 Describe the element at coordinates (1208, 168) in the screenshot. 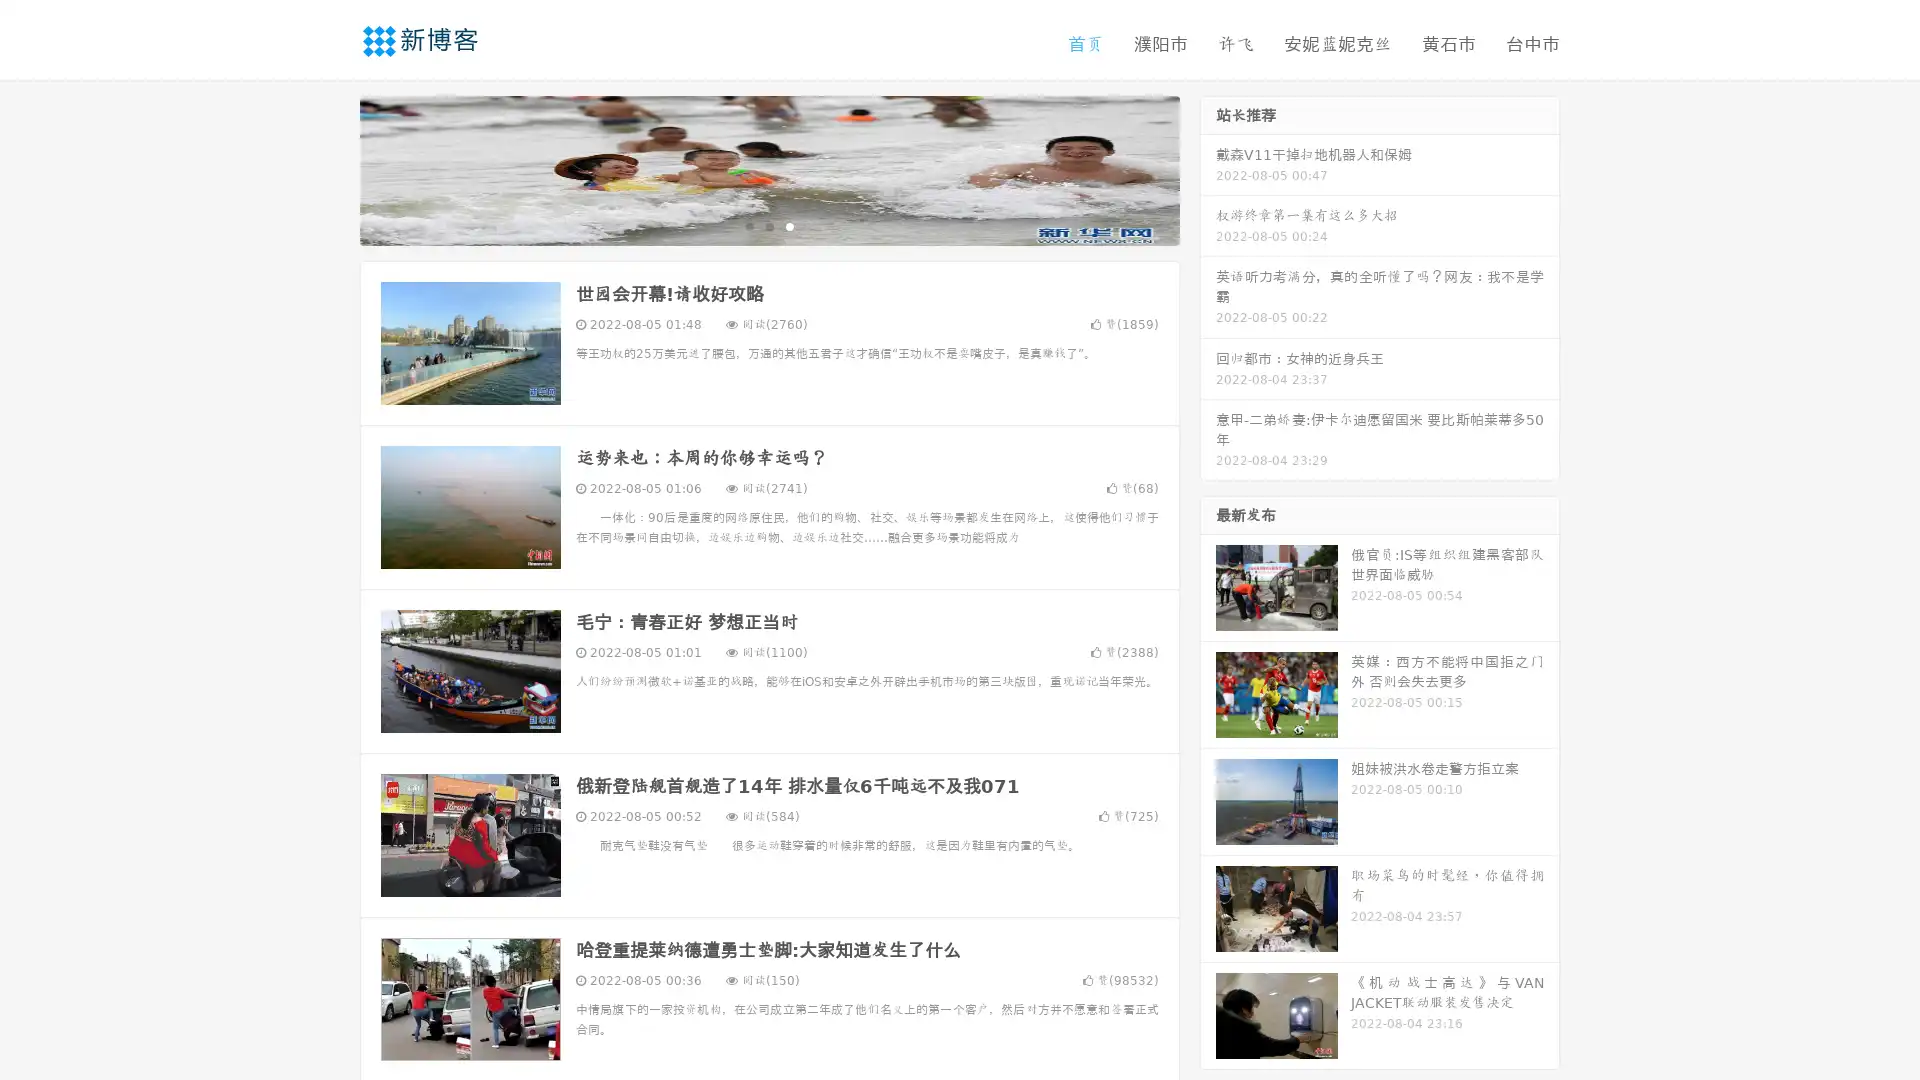

I see `Next slide` at that location.